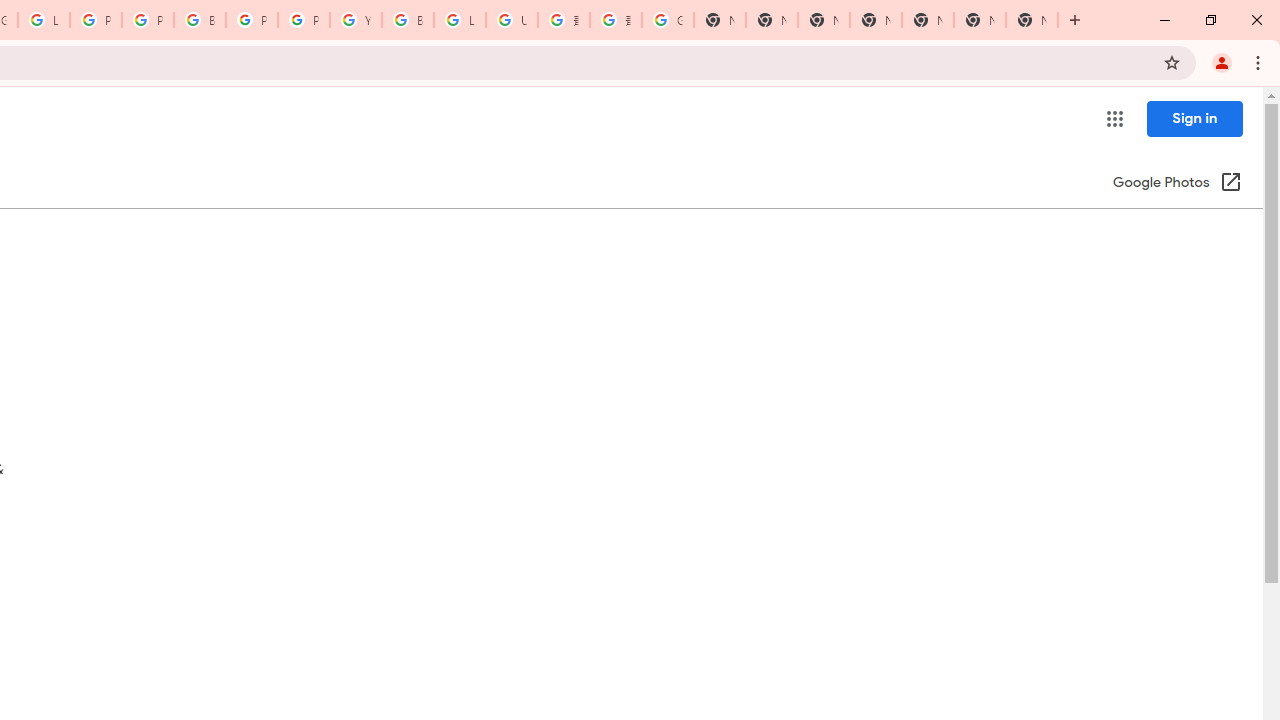  What do you see at coordinates (95, 20) in the screenshot?
I see `'Privacy Help Center - Policies Help'` at bounding box center [95, 20].